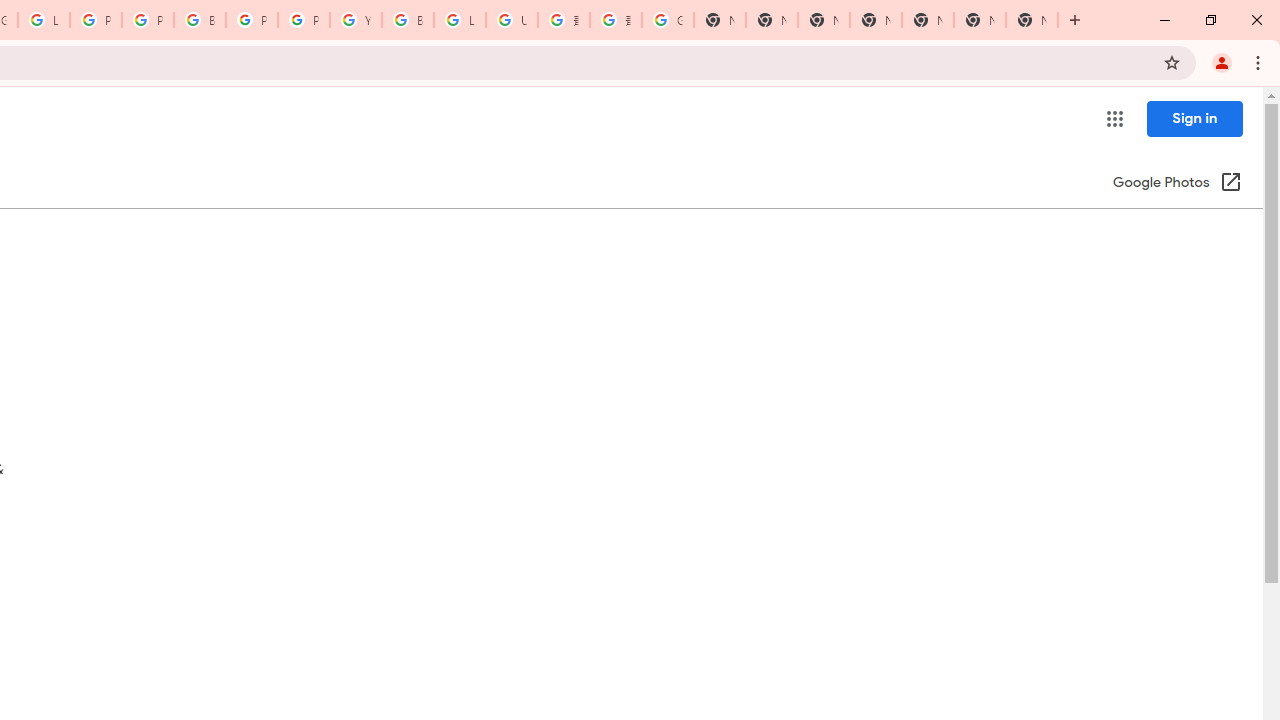  What do you see at coordinates (95, 20) in the screenshot?
I see `'Privacy Help Center - Policies Help'` at bounding box center [95, 20].